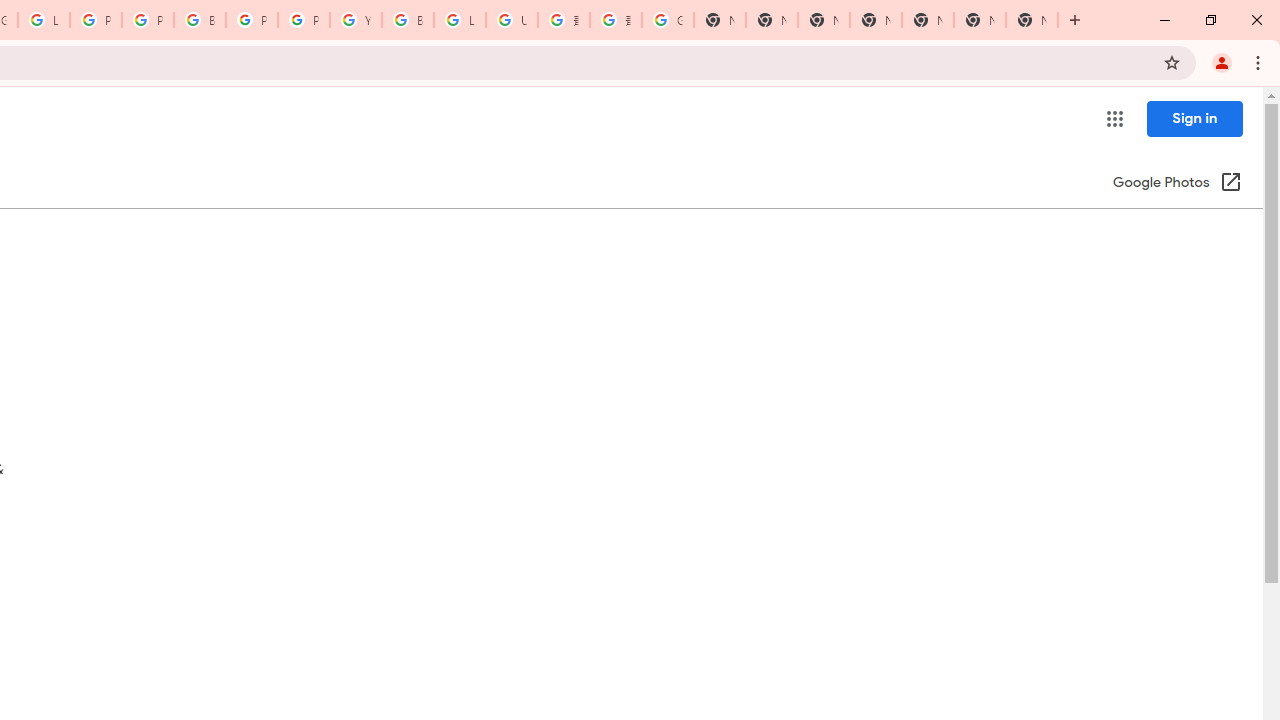  What do you see at coordinates (95, 20) in the screenshot?
I see `'Privacy Help Center - Policies Help'` at bounding box center [95, 20].